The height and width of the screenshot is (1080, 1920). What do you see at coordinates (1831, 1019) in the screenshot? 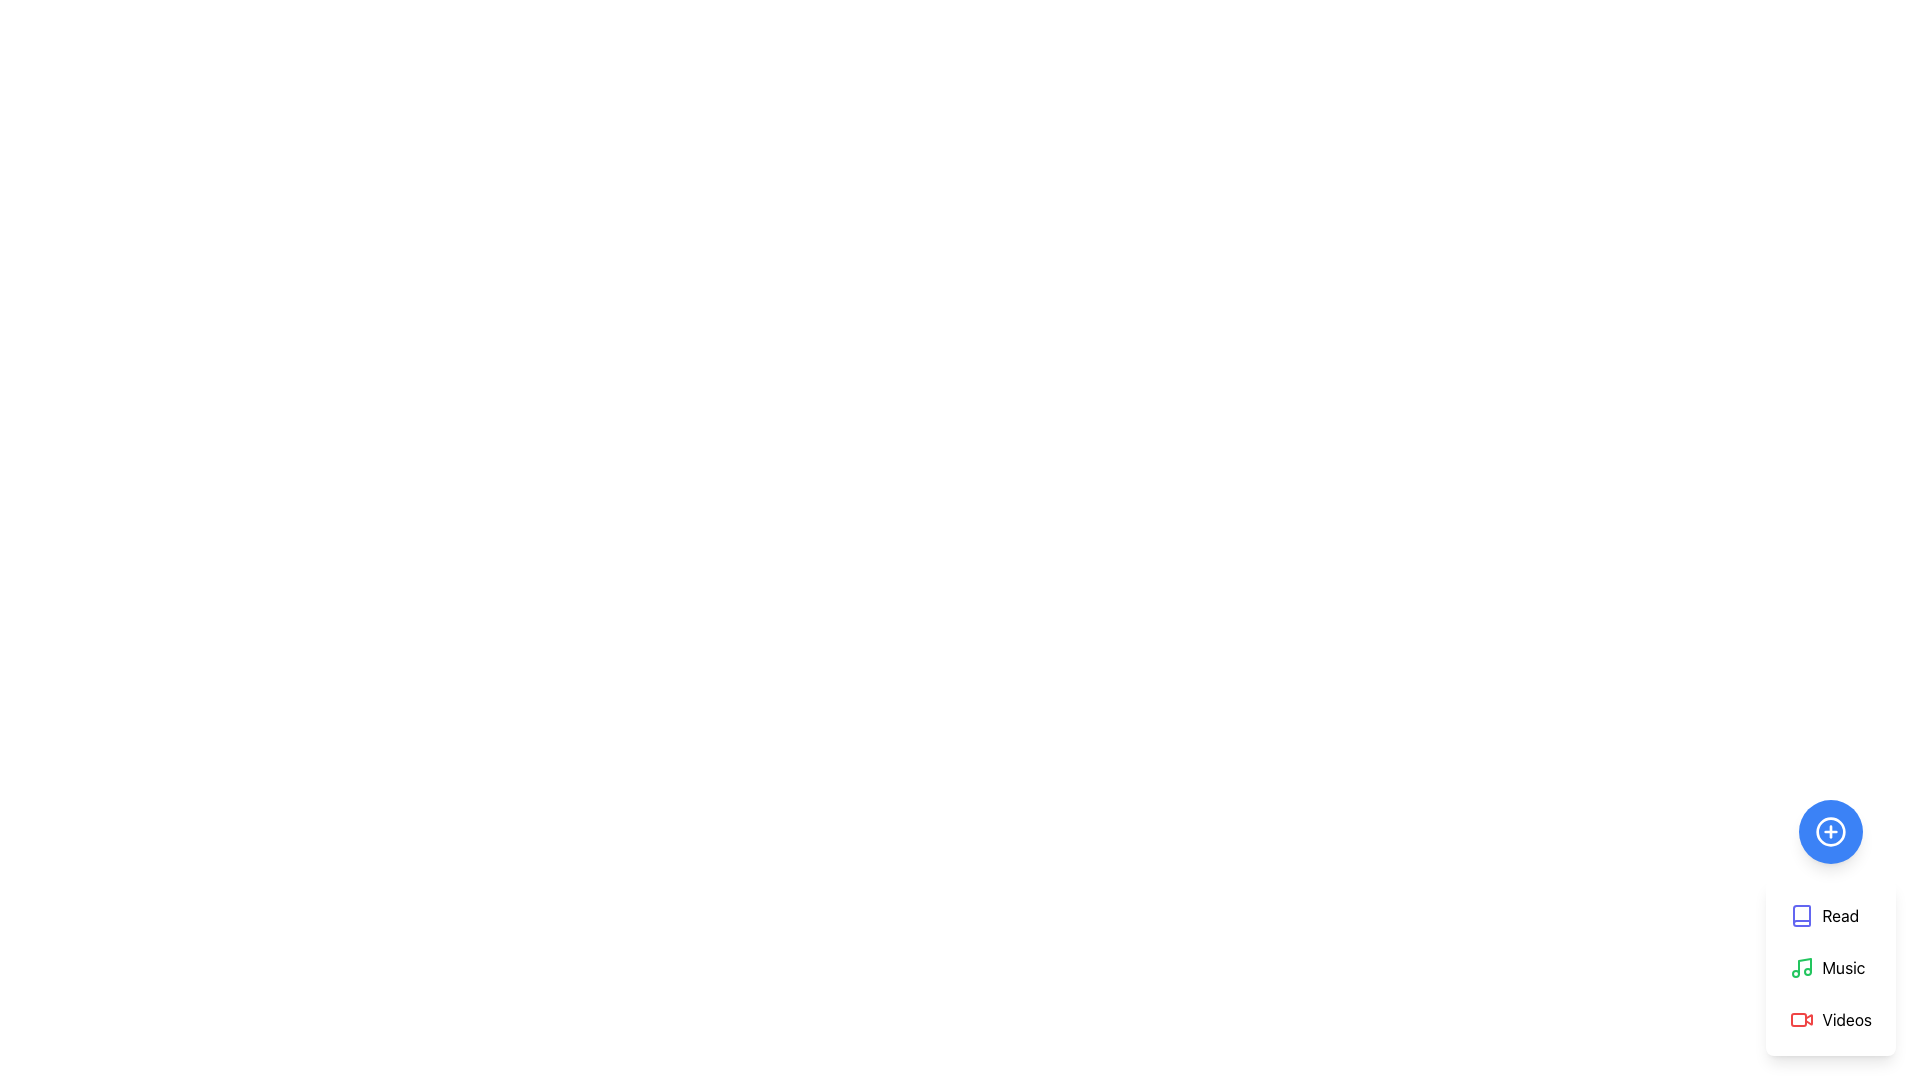
I see `the 'Videos' menu item button, which is the third option in a vertical list of menu items located below the 'Music' item` at bounding box center [1831, 1019].